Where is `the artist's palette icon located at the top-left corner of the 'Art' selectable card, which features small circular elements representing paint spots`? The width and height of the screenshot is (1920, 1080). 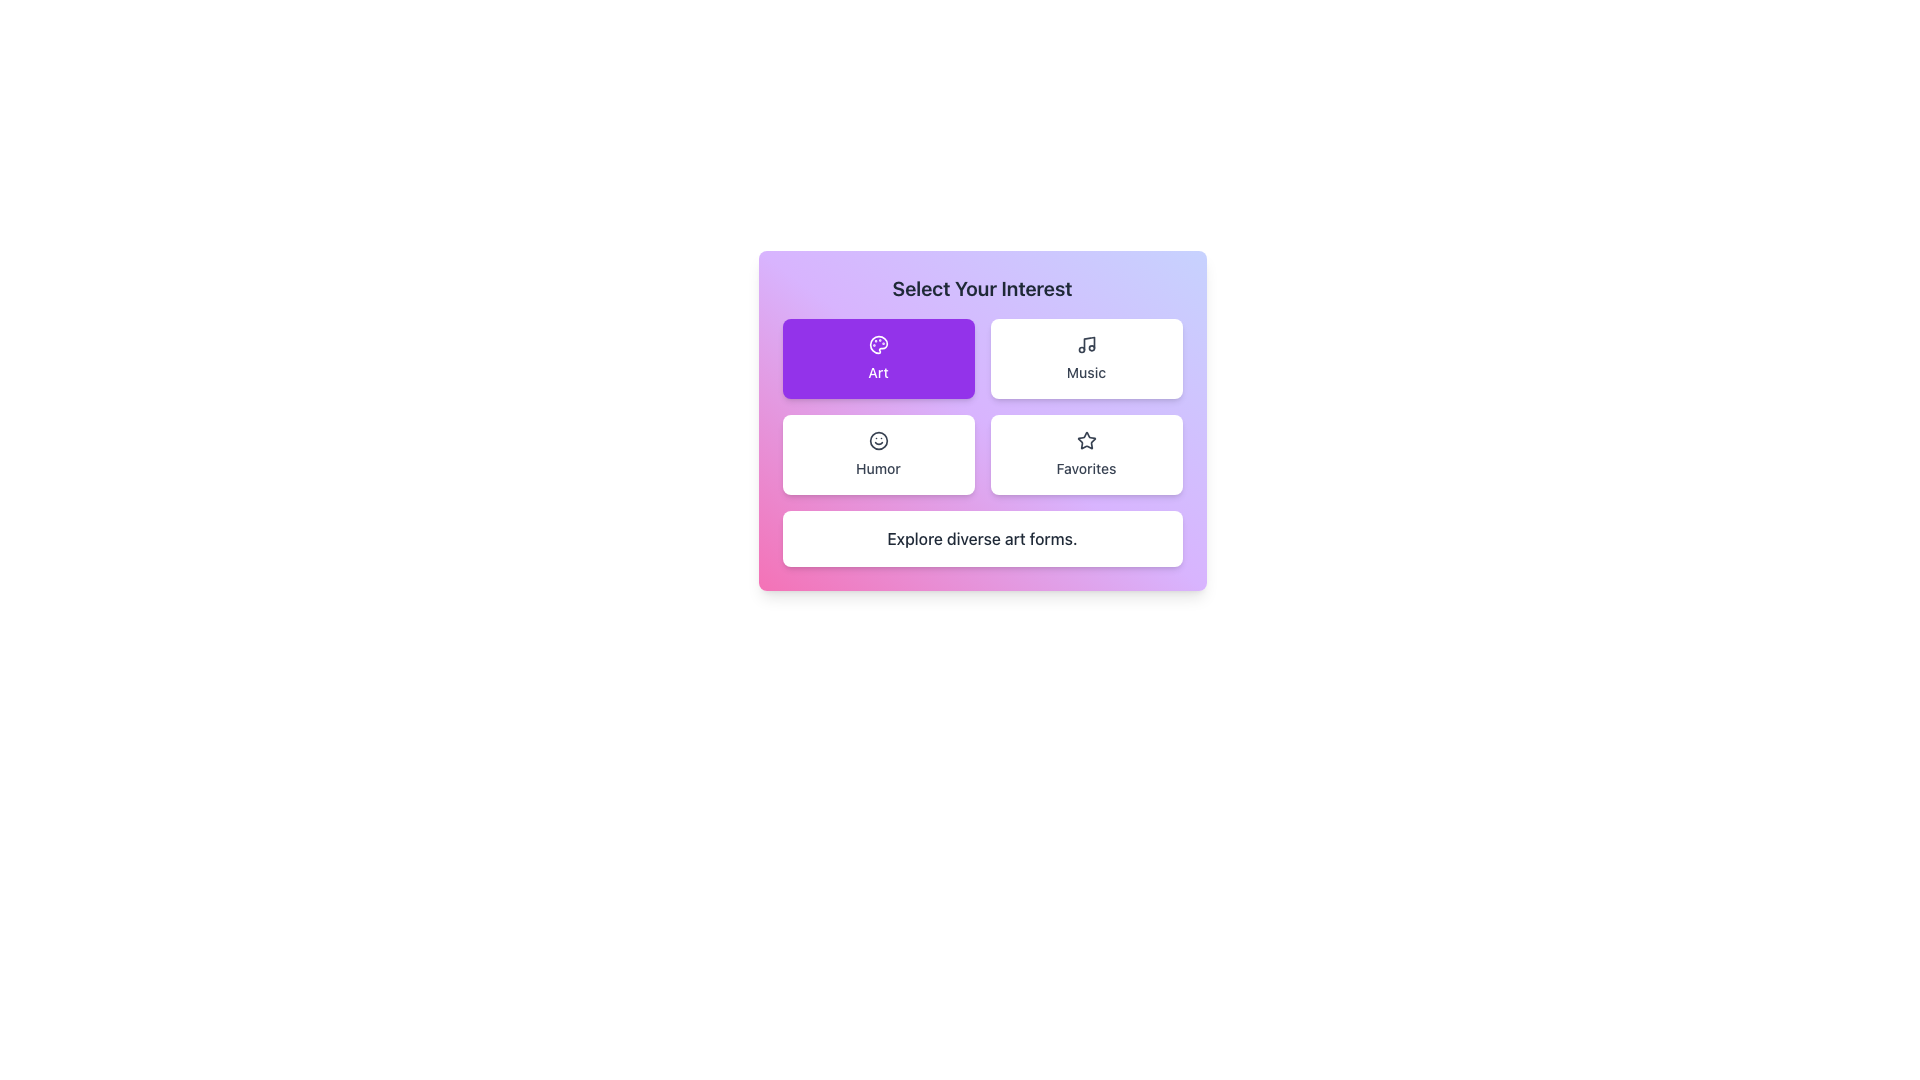
the artist's palette icon located at the top-left corner of the 'Art' selectable card, which features small circular elements representing paint spots is located at coordinates (878, 343).